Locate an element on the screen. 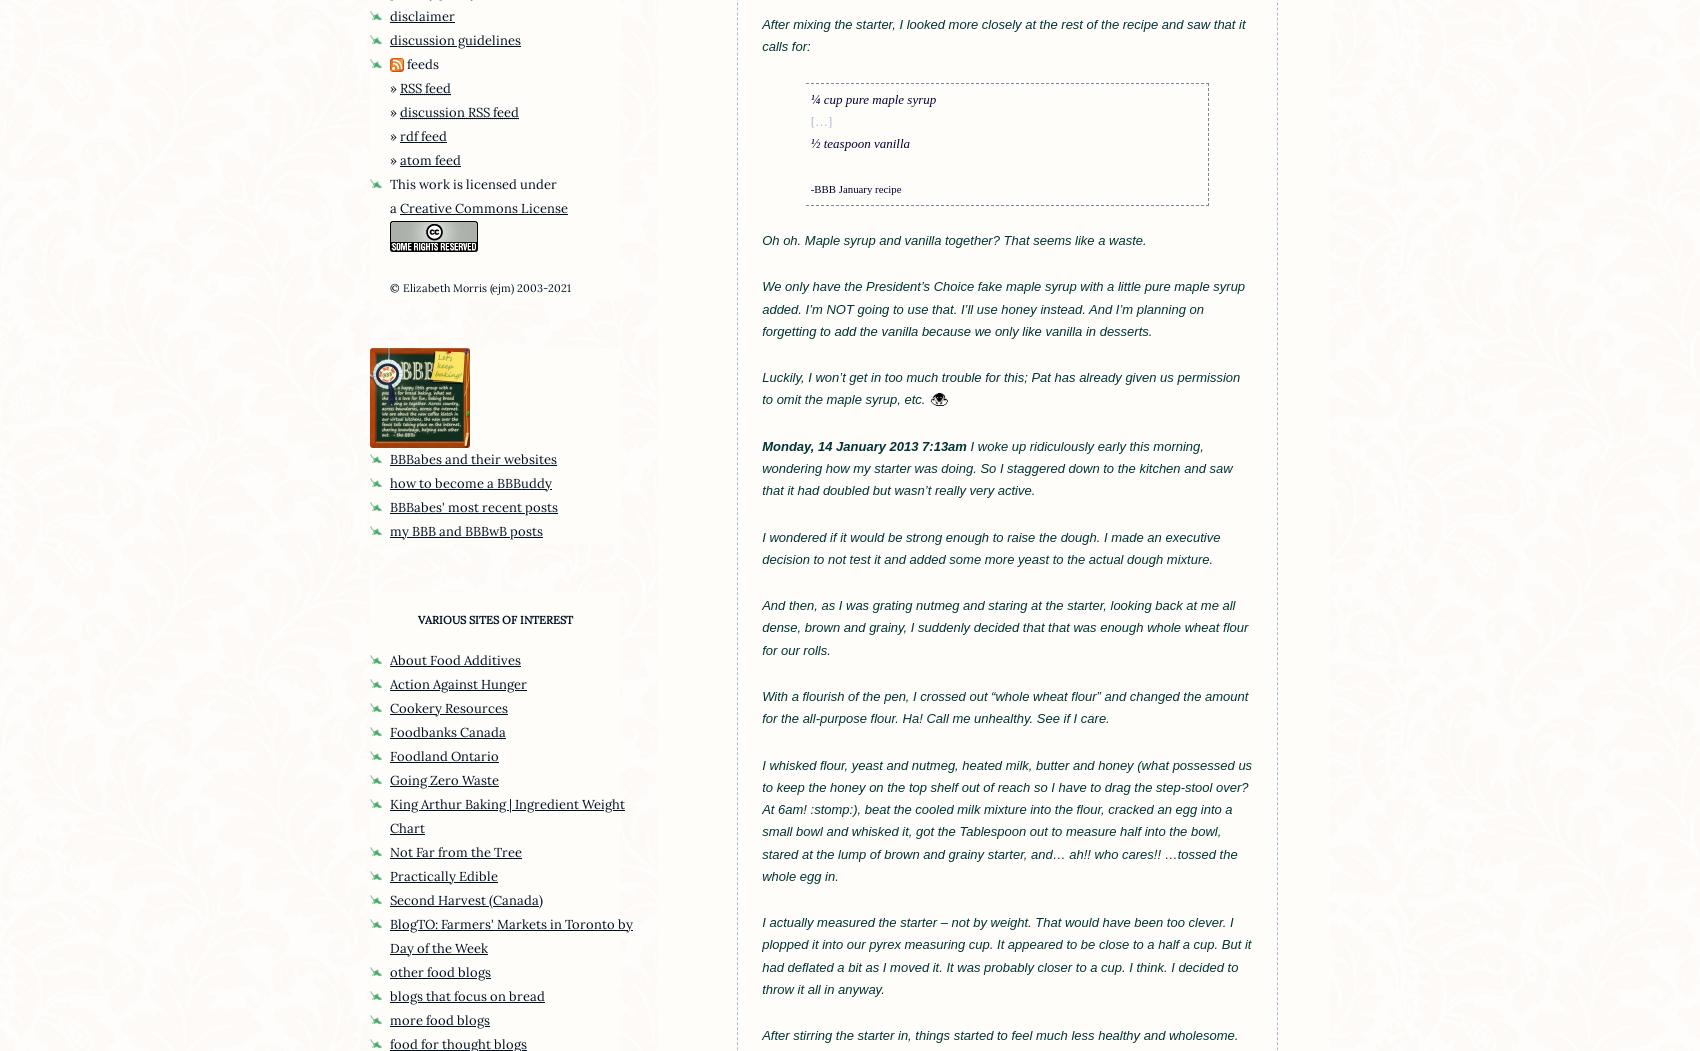 The height and width of the screenshot is (1051, 1700). 'Monday, 14 January 2013 7:13am' is located at coordinates (863, 445).